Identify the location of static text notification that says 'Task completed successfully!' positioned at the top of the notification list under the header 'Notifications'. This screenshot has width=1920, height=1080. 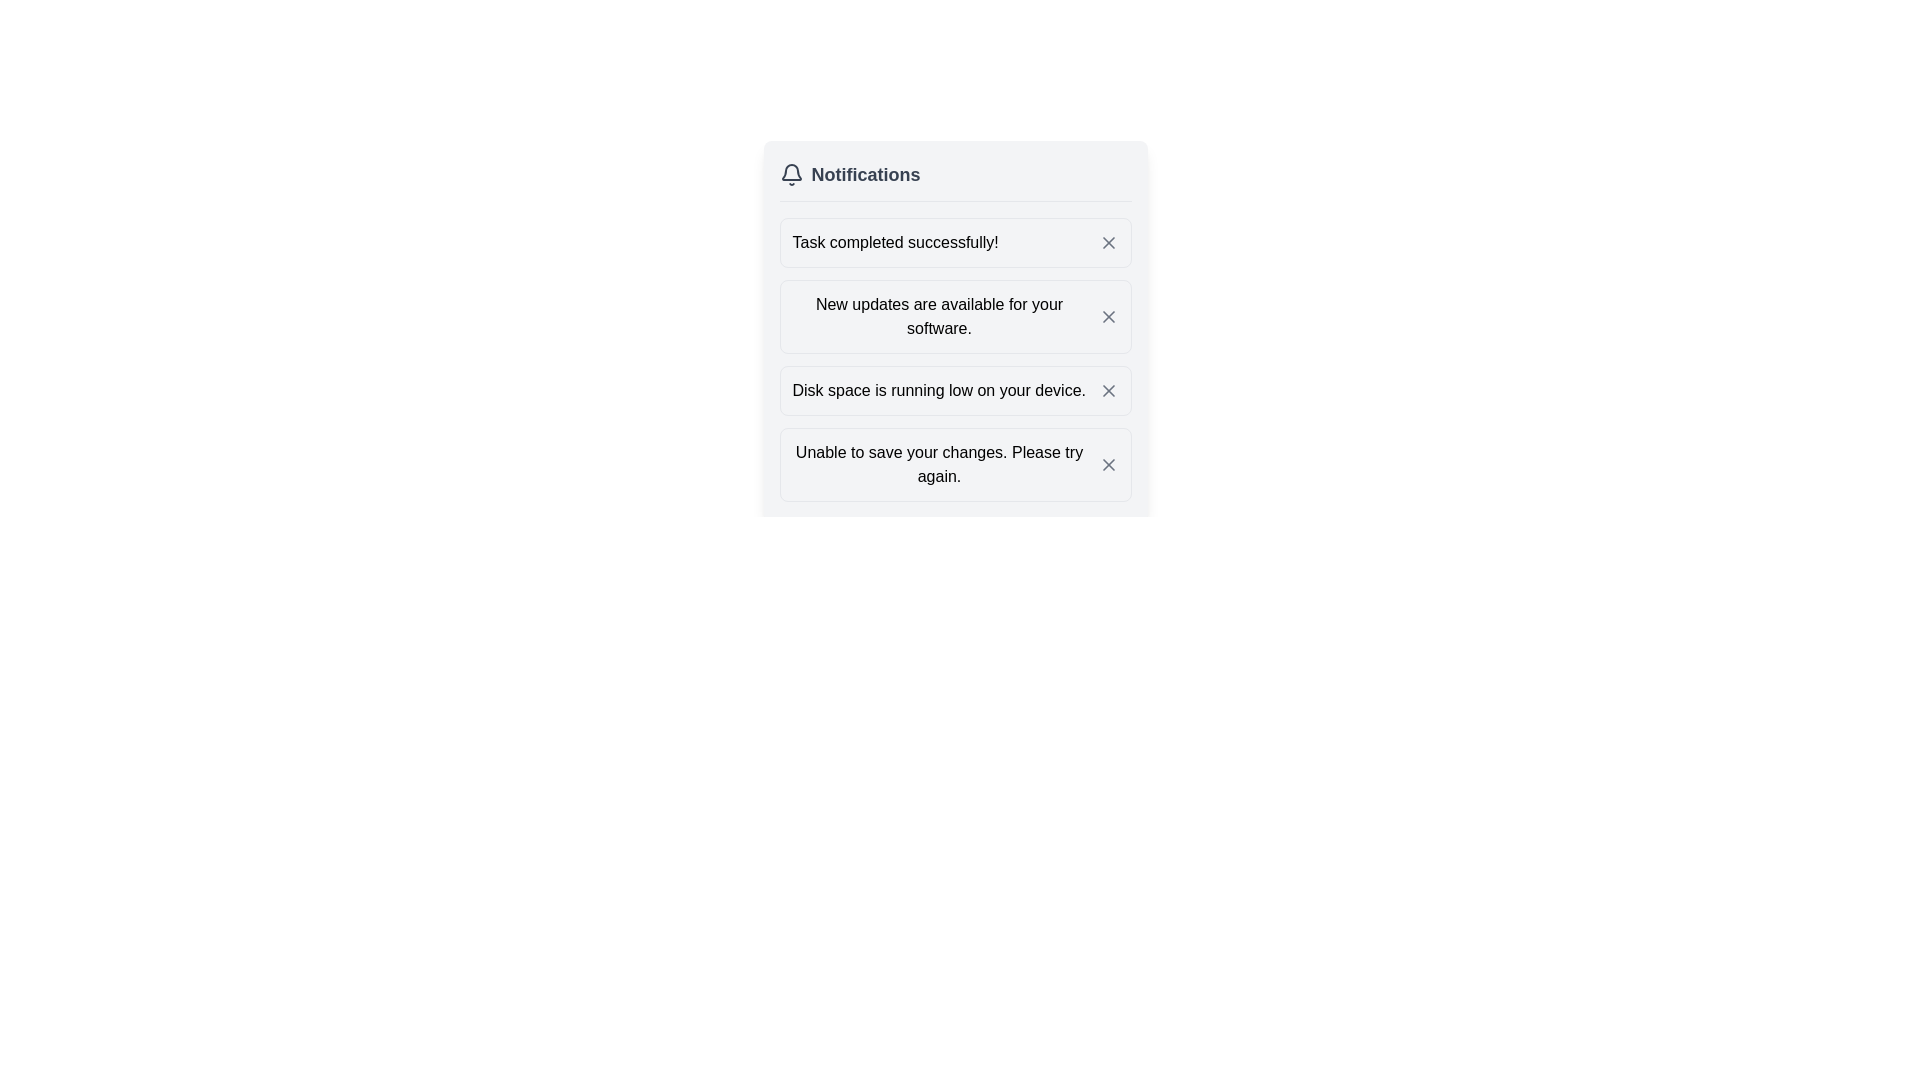
(894, 242).